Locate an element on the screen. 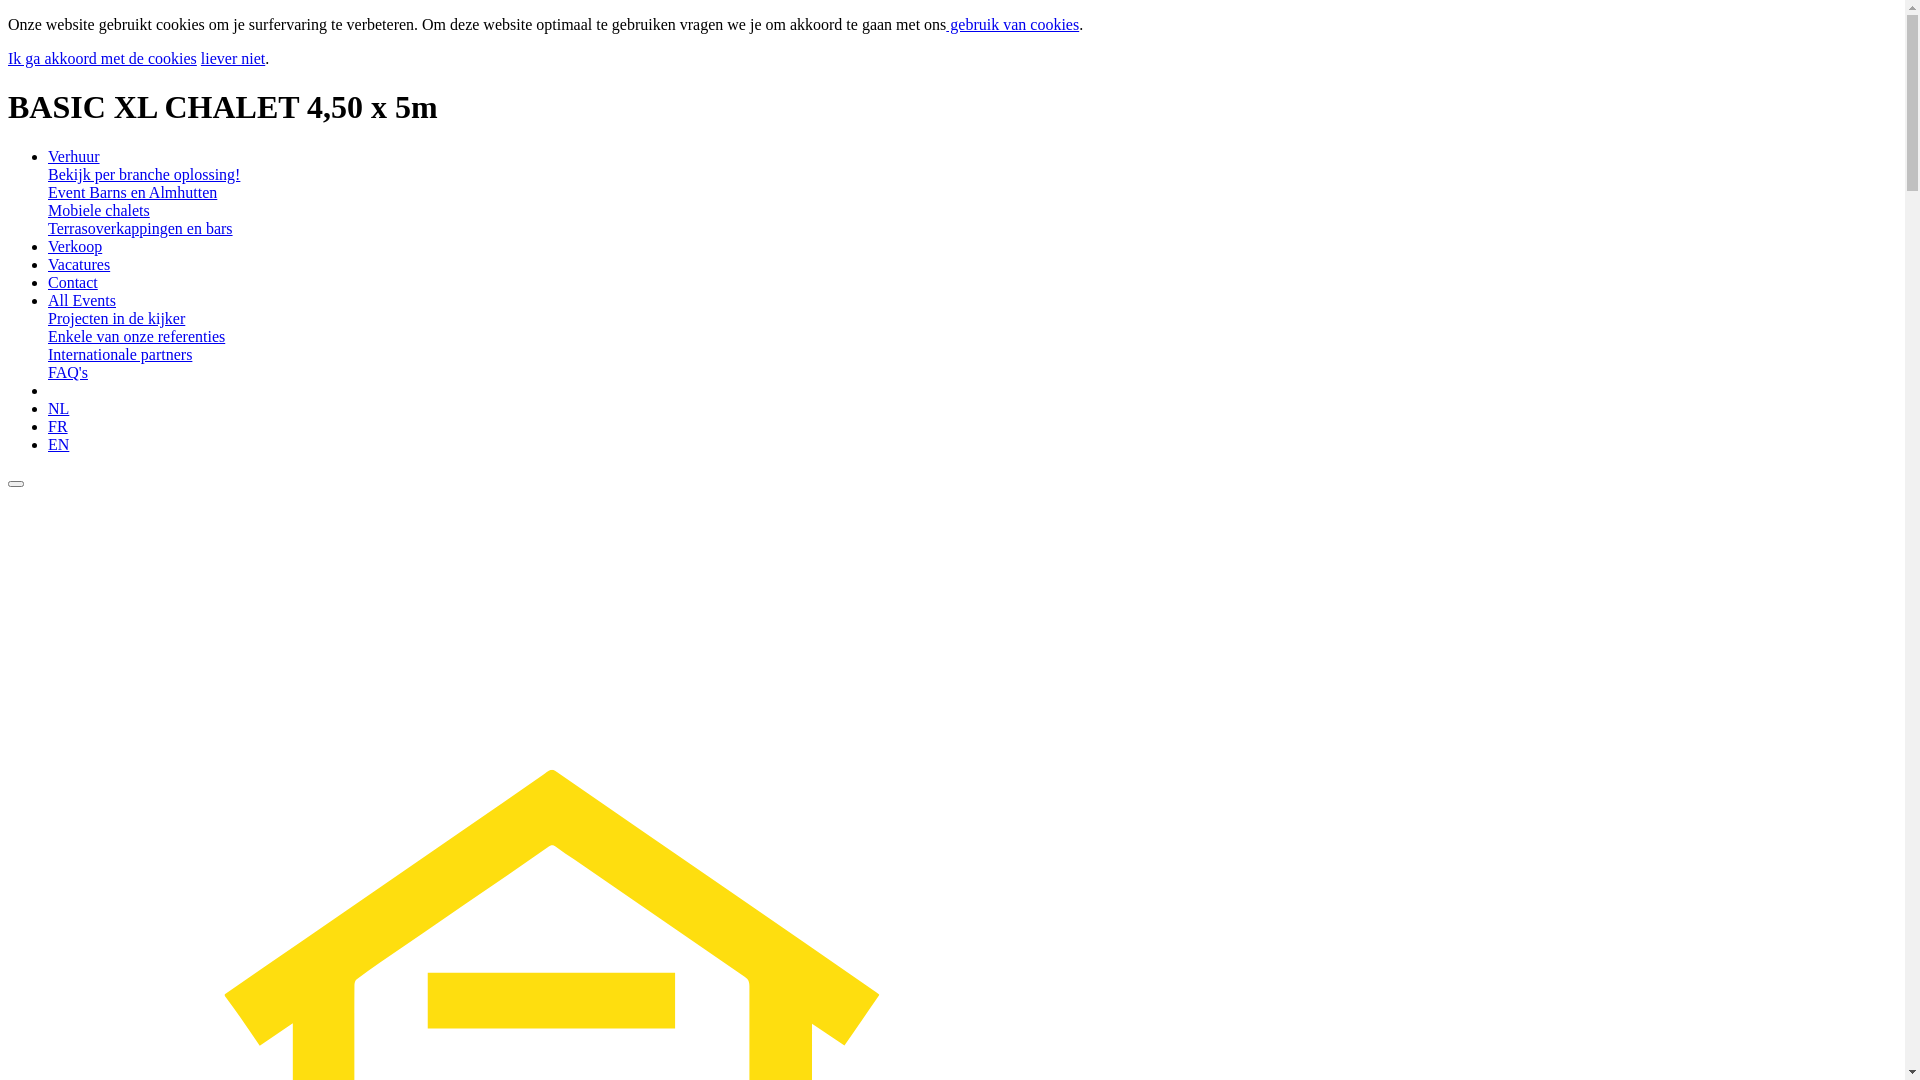 The image size is (1920, 1080). 'Enkele van onze referenties' is located at coordinates (135, 335).